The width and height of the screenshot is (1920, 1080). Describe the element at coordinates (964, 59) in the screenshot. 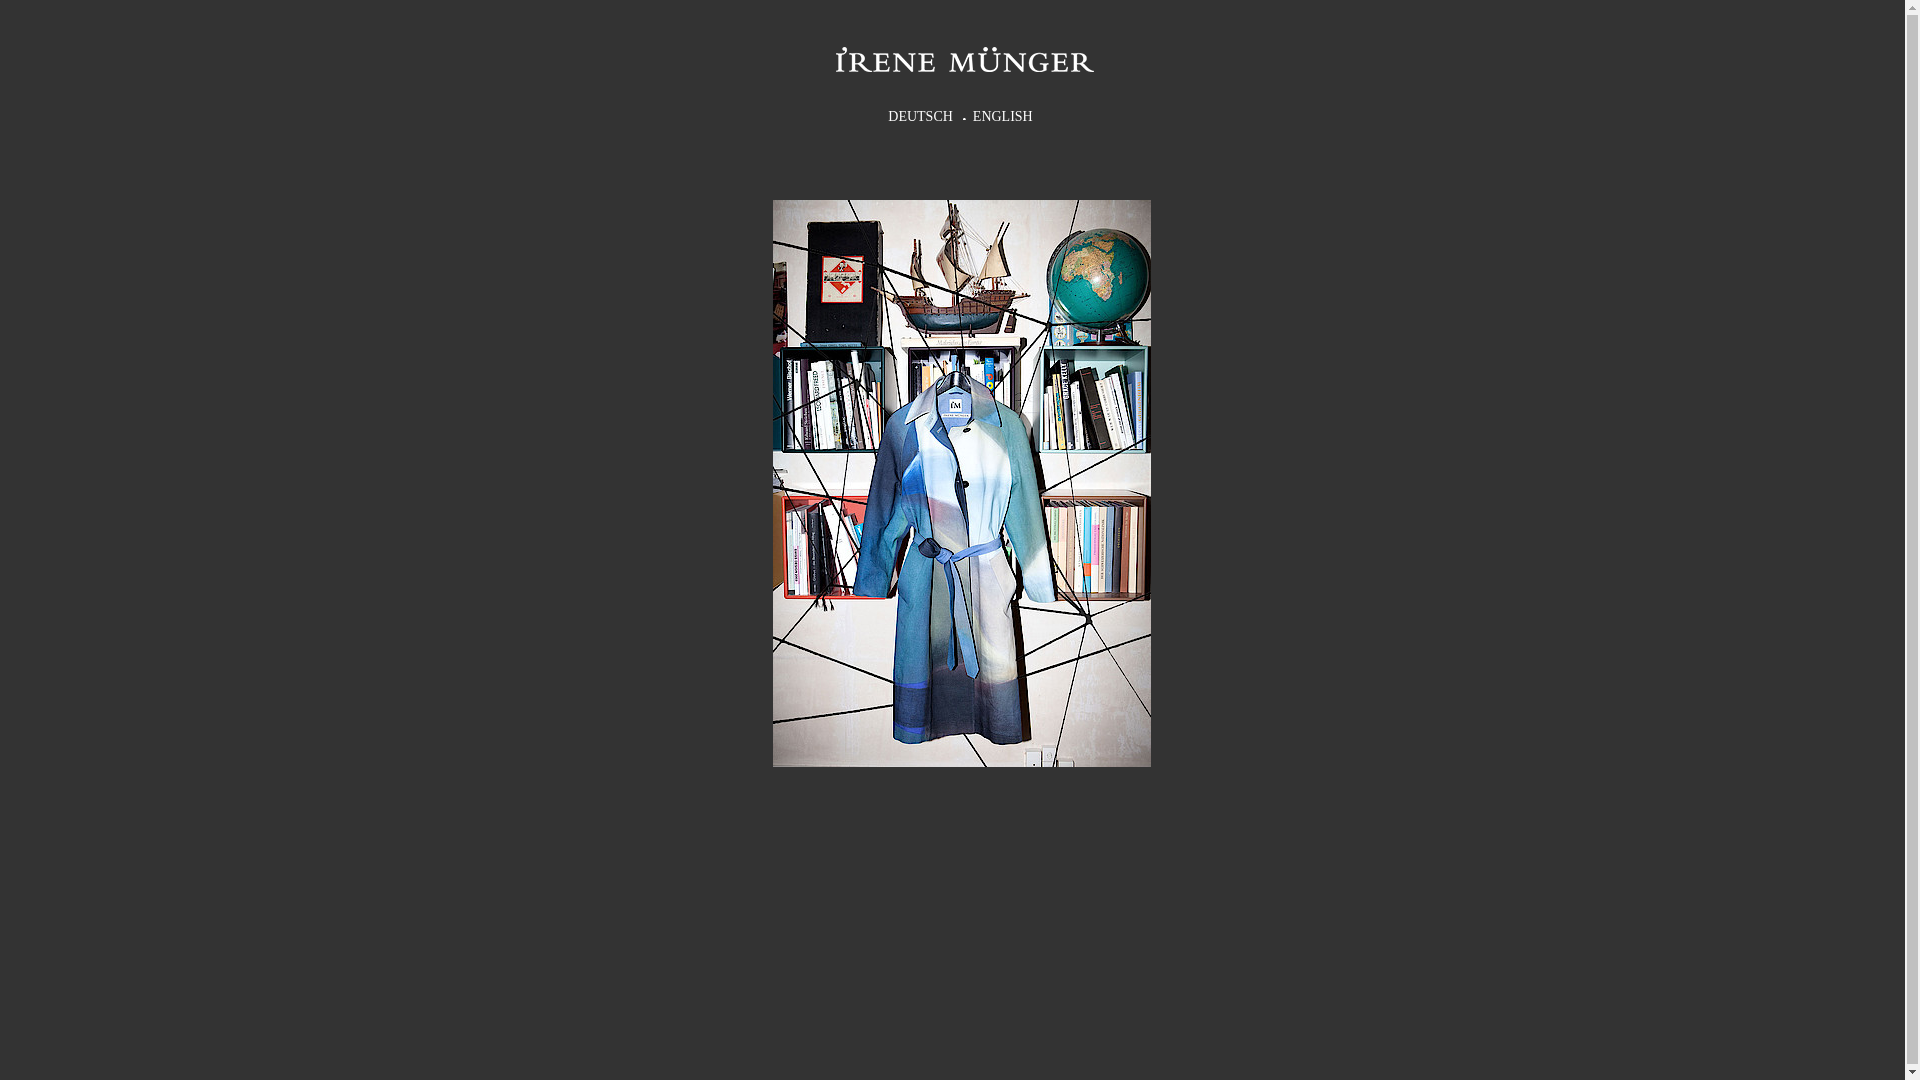

I see `'Firmenname'` at that location.